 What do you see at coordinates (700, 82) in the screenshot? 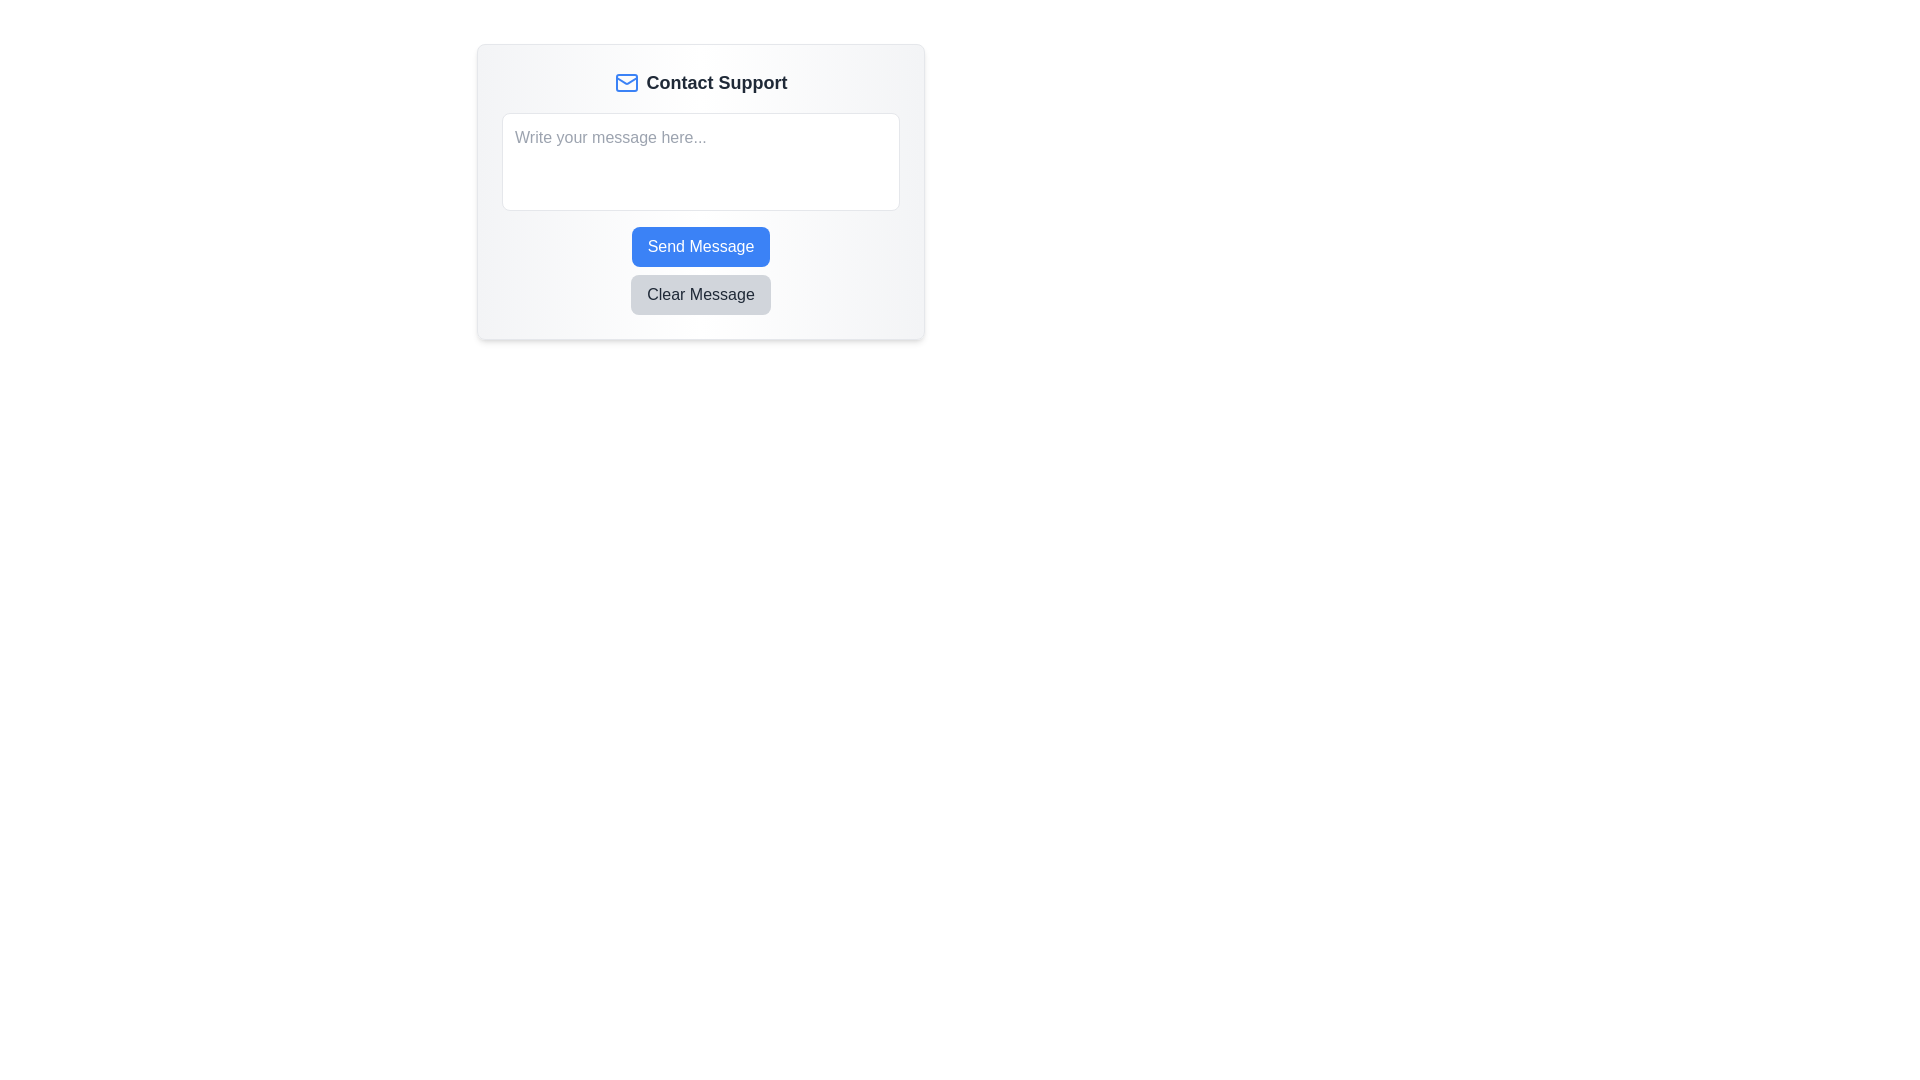
I see `the 'Contact Support' label with the blue mail icon, which is positioned at the top of the centered card layout` at bounding box center [700, 82].